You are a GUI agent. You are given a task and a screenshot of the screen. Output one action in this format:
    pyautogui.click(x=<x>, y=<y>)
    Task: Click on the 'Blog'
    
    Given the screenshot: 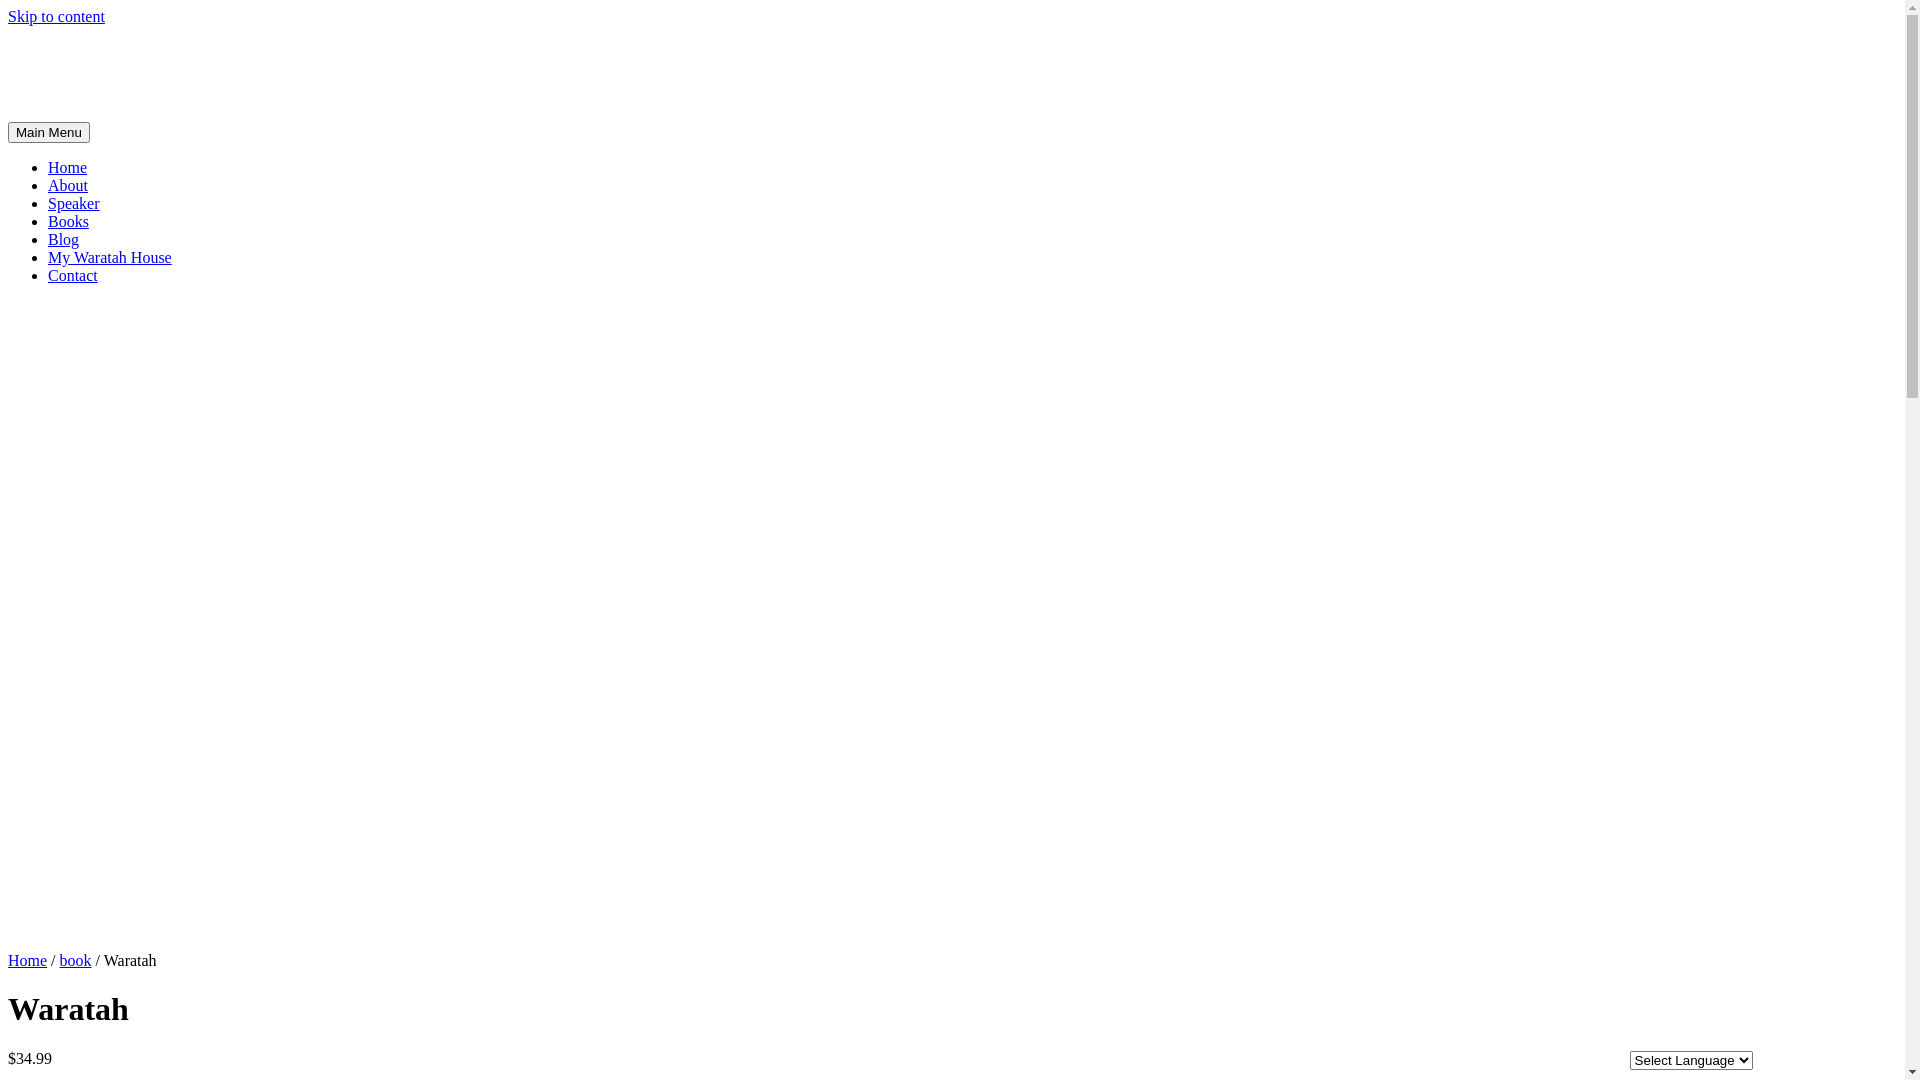 What is the action you would take?
    pyautogui.click(x=63, y=238)
    